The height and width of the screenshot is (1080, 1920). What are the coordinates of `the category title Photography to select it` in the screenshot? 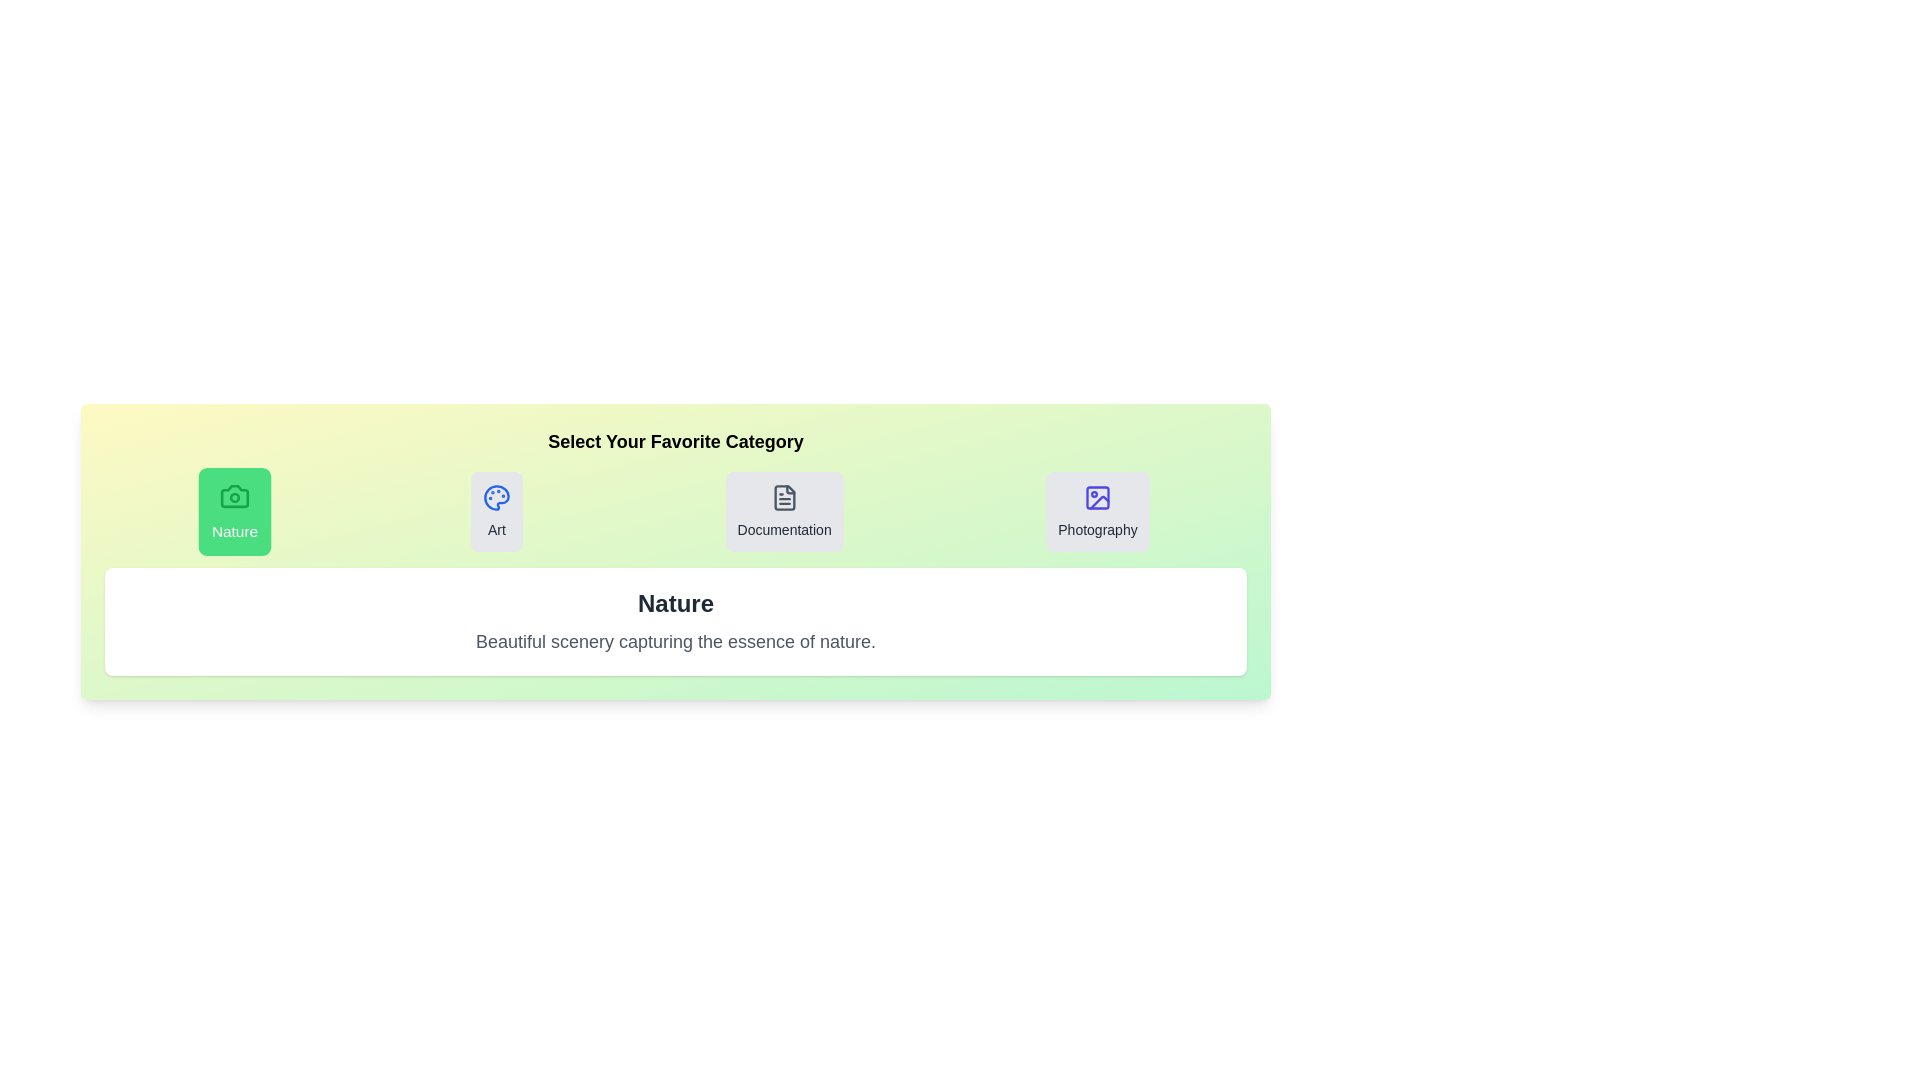 It's located at (1096, 511).